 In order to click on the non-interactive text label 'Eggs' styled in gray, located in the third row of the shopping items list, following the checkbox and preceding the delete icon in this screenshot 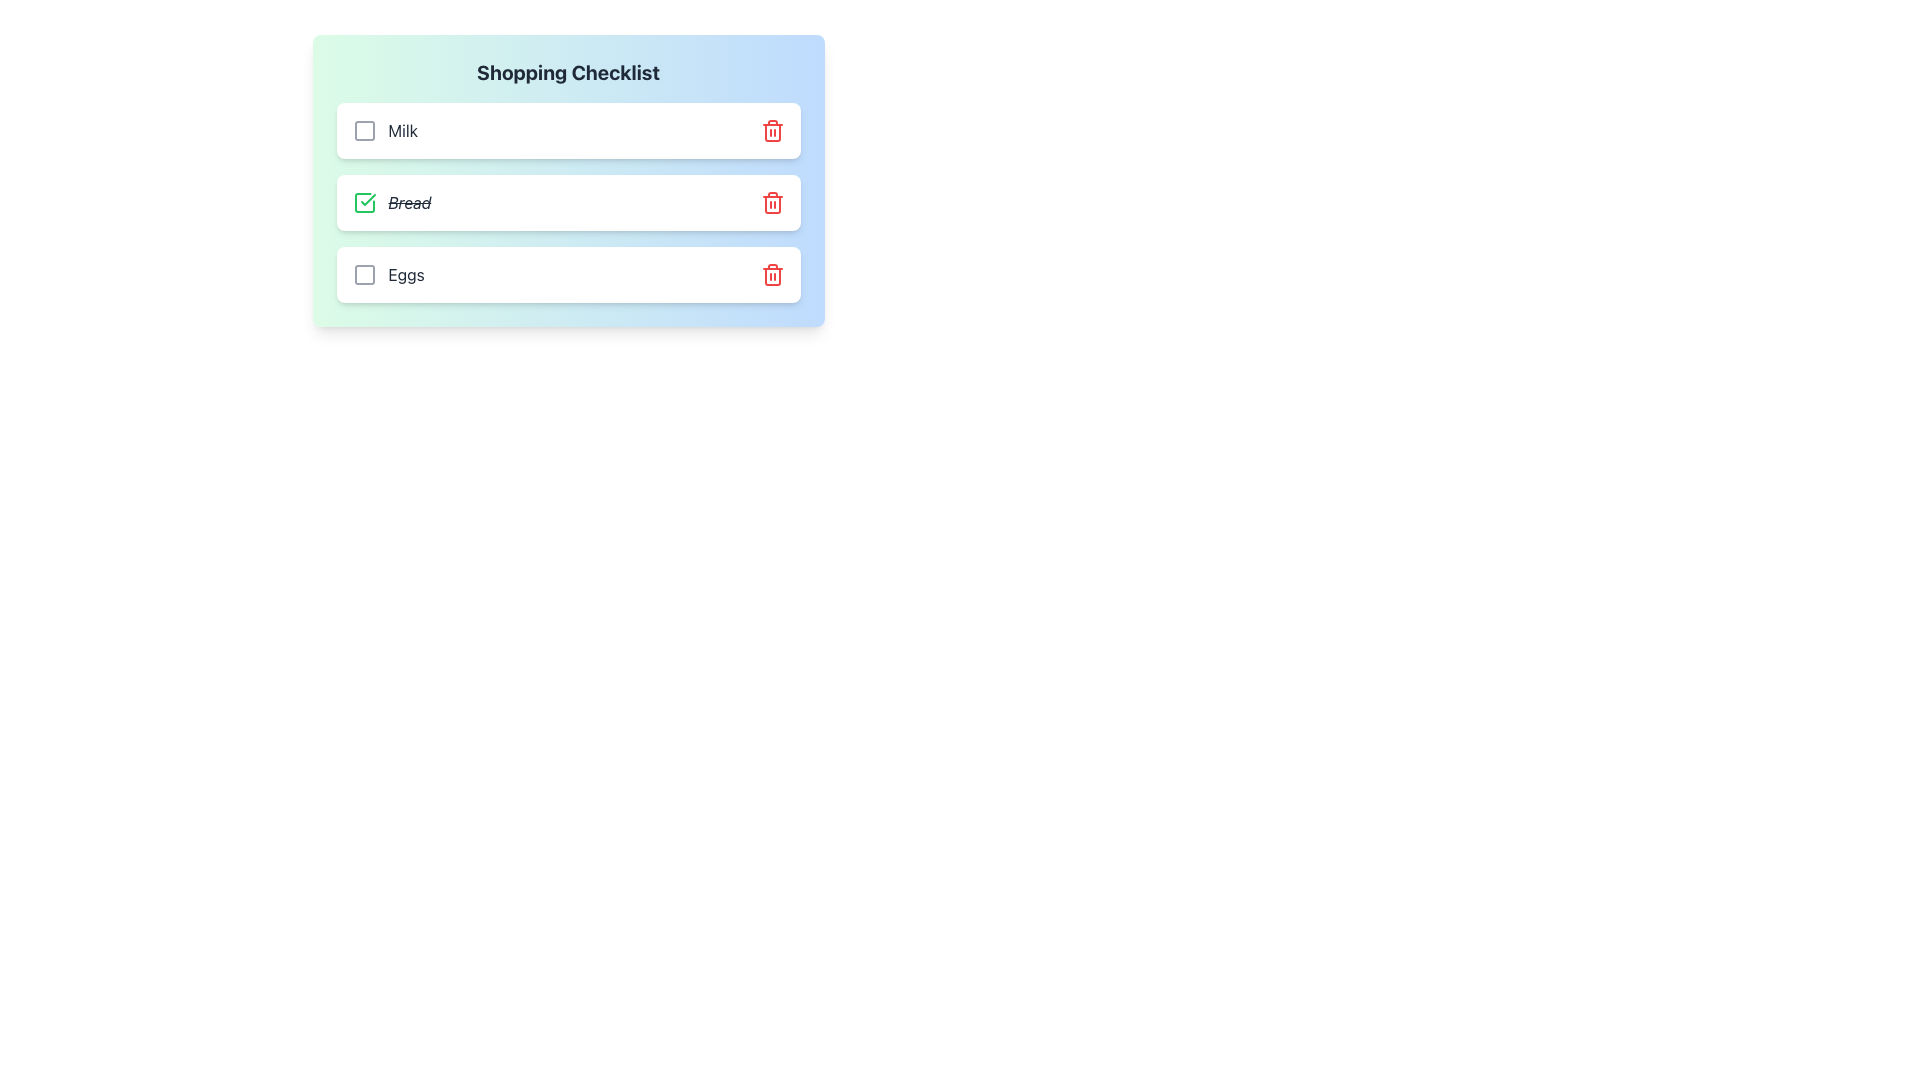, I will do `click(405, 274)`.